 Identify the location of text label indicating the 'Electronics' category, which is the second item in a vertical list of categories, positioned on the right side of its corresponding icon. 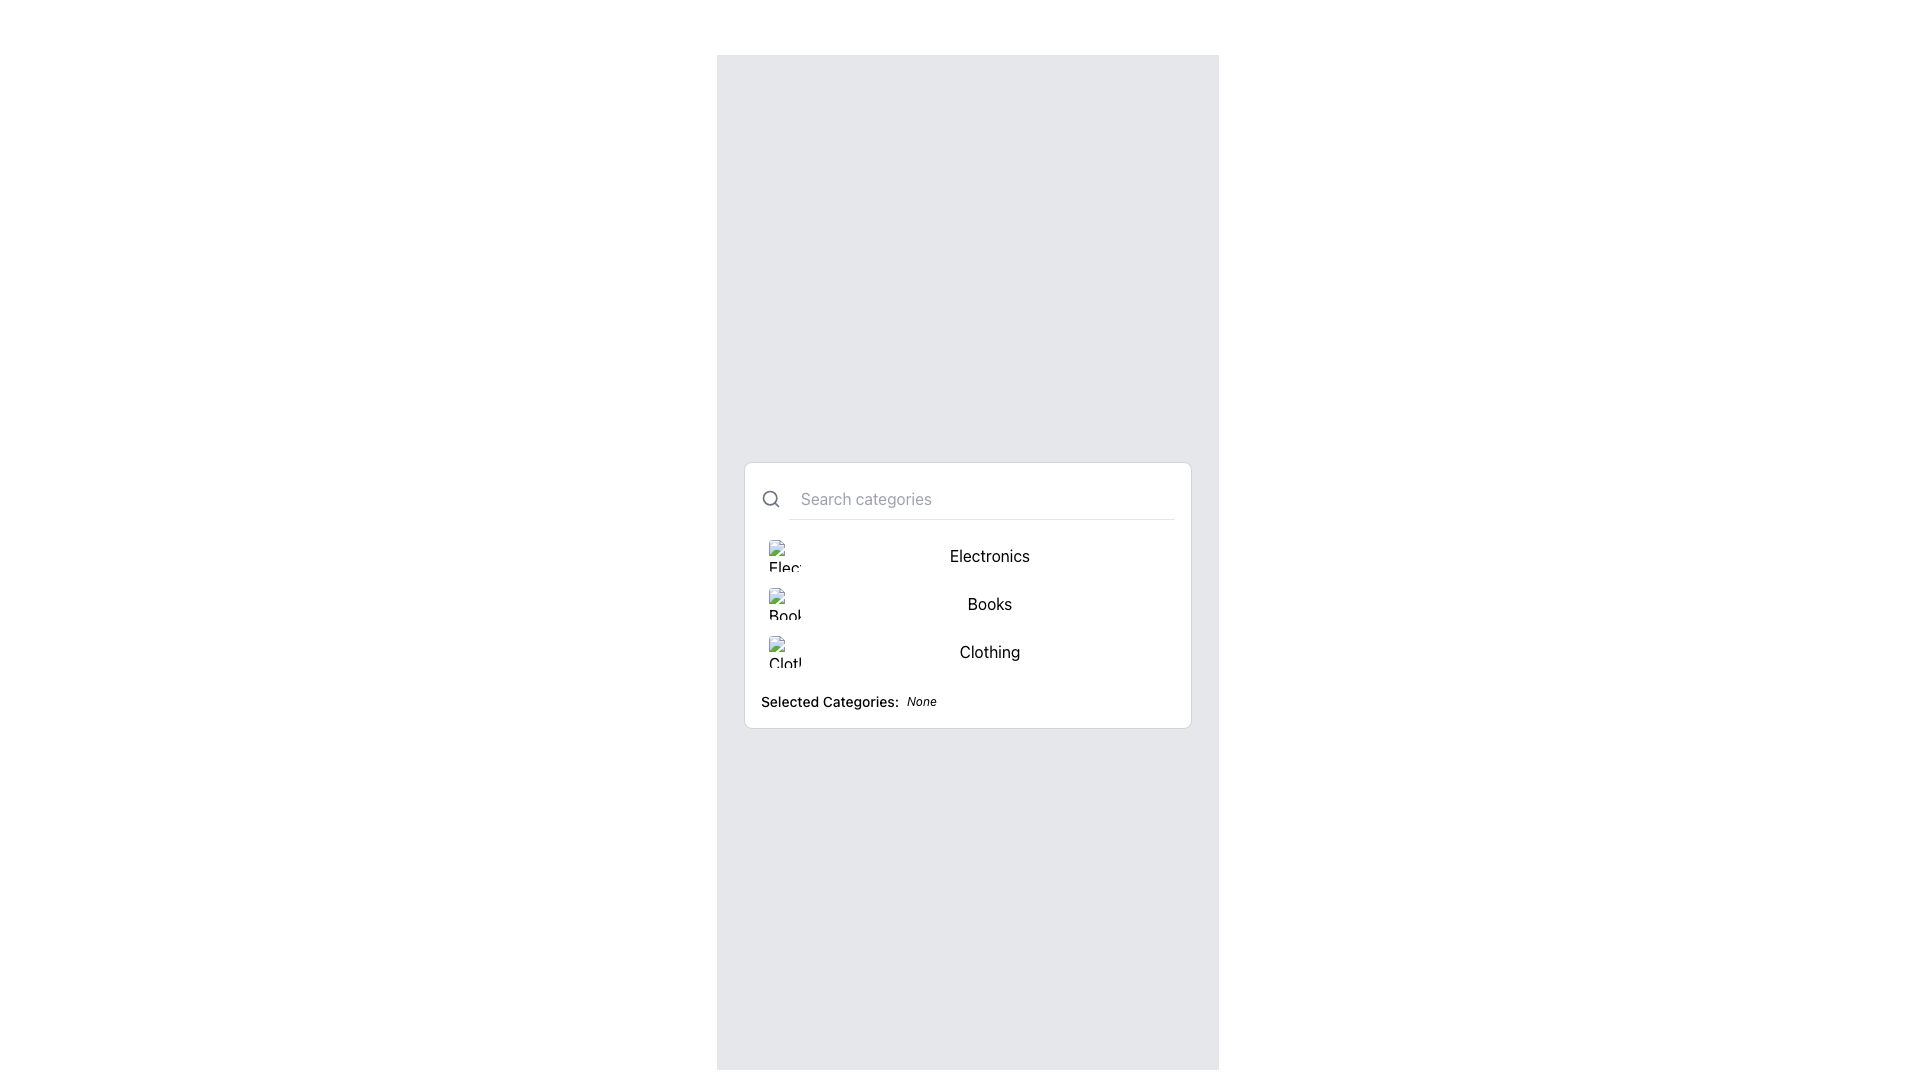
(989, 555).